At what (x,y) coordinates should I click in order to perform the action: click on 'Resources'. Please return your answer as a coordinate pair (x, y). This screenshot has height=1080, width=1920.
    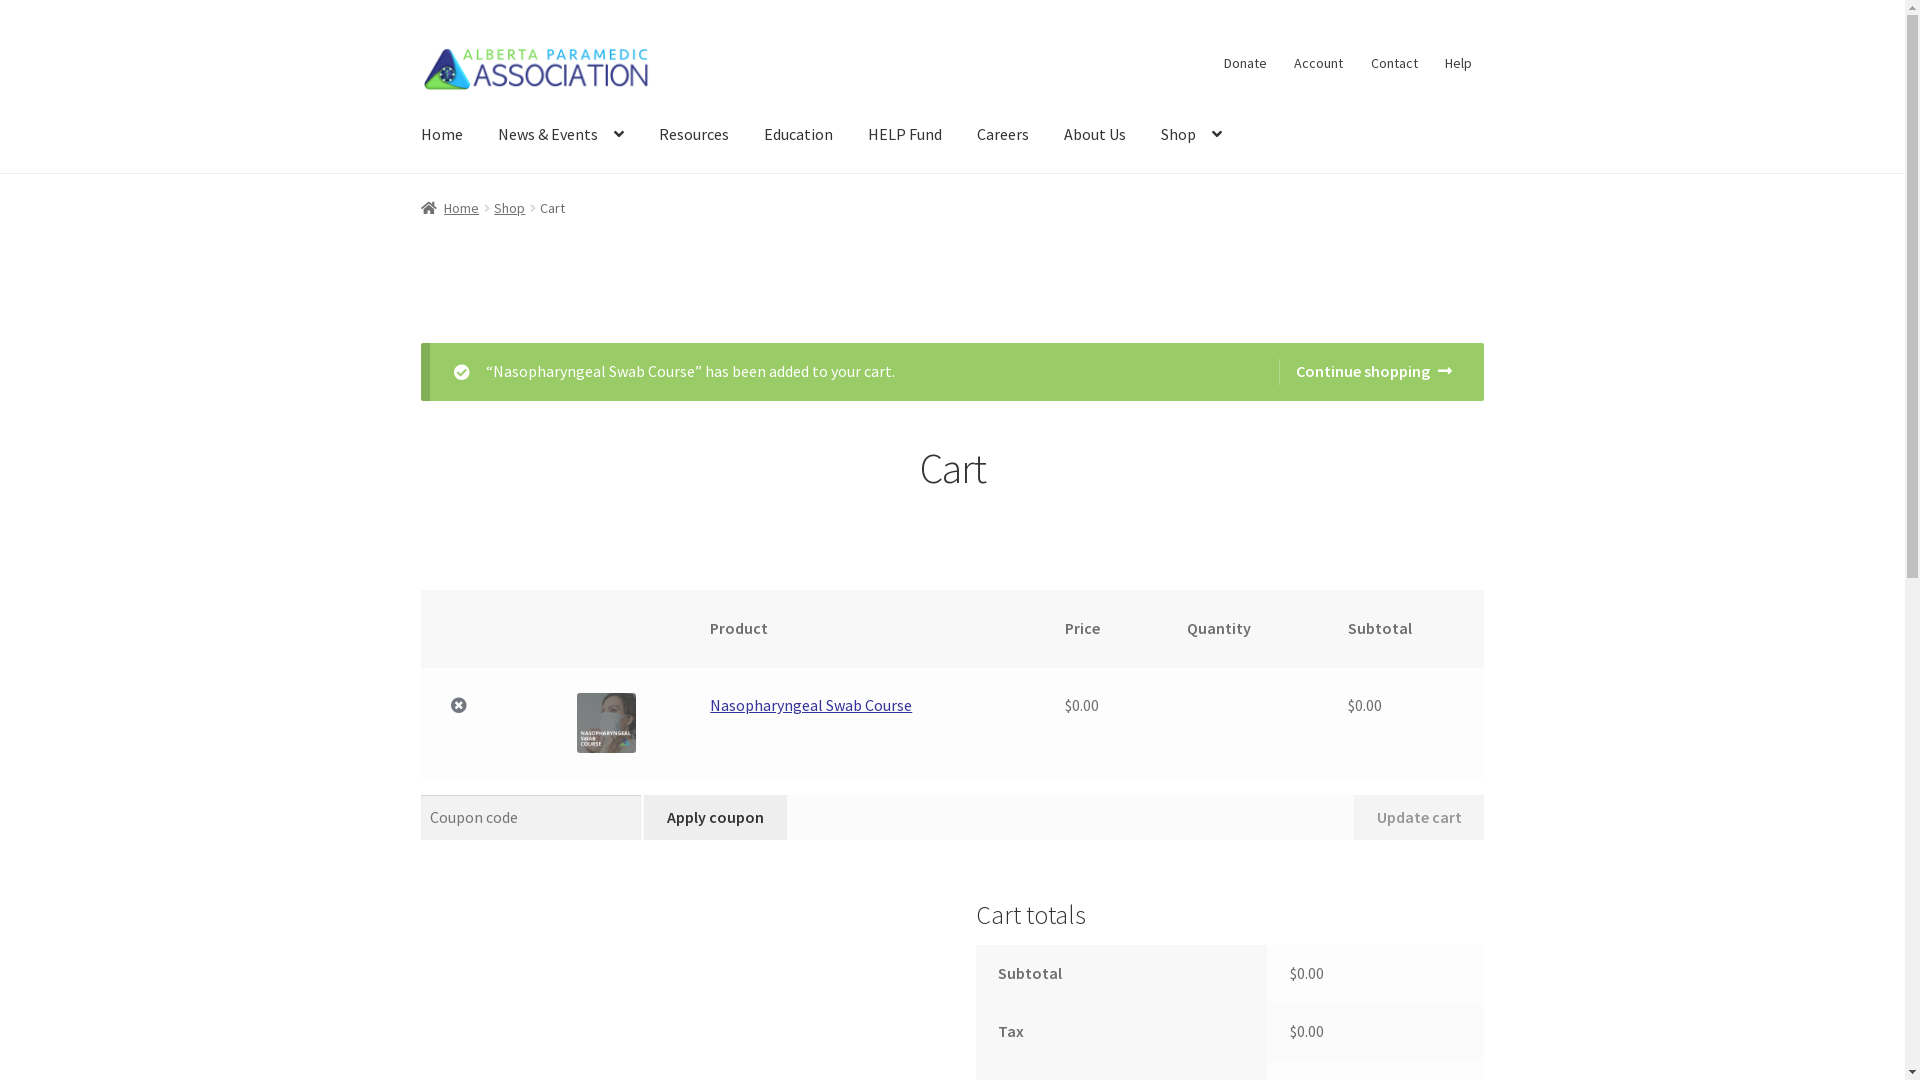
    Looking at the image, I should click on (694, 135).